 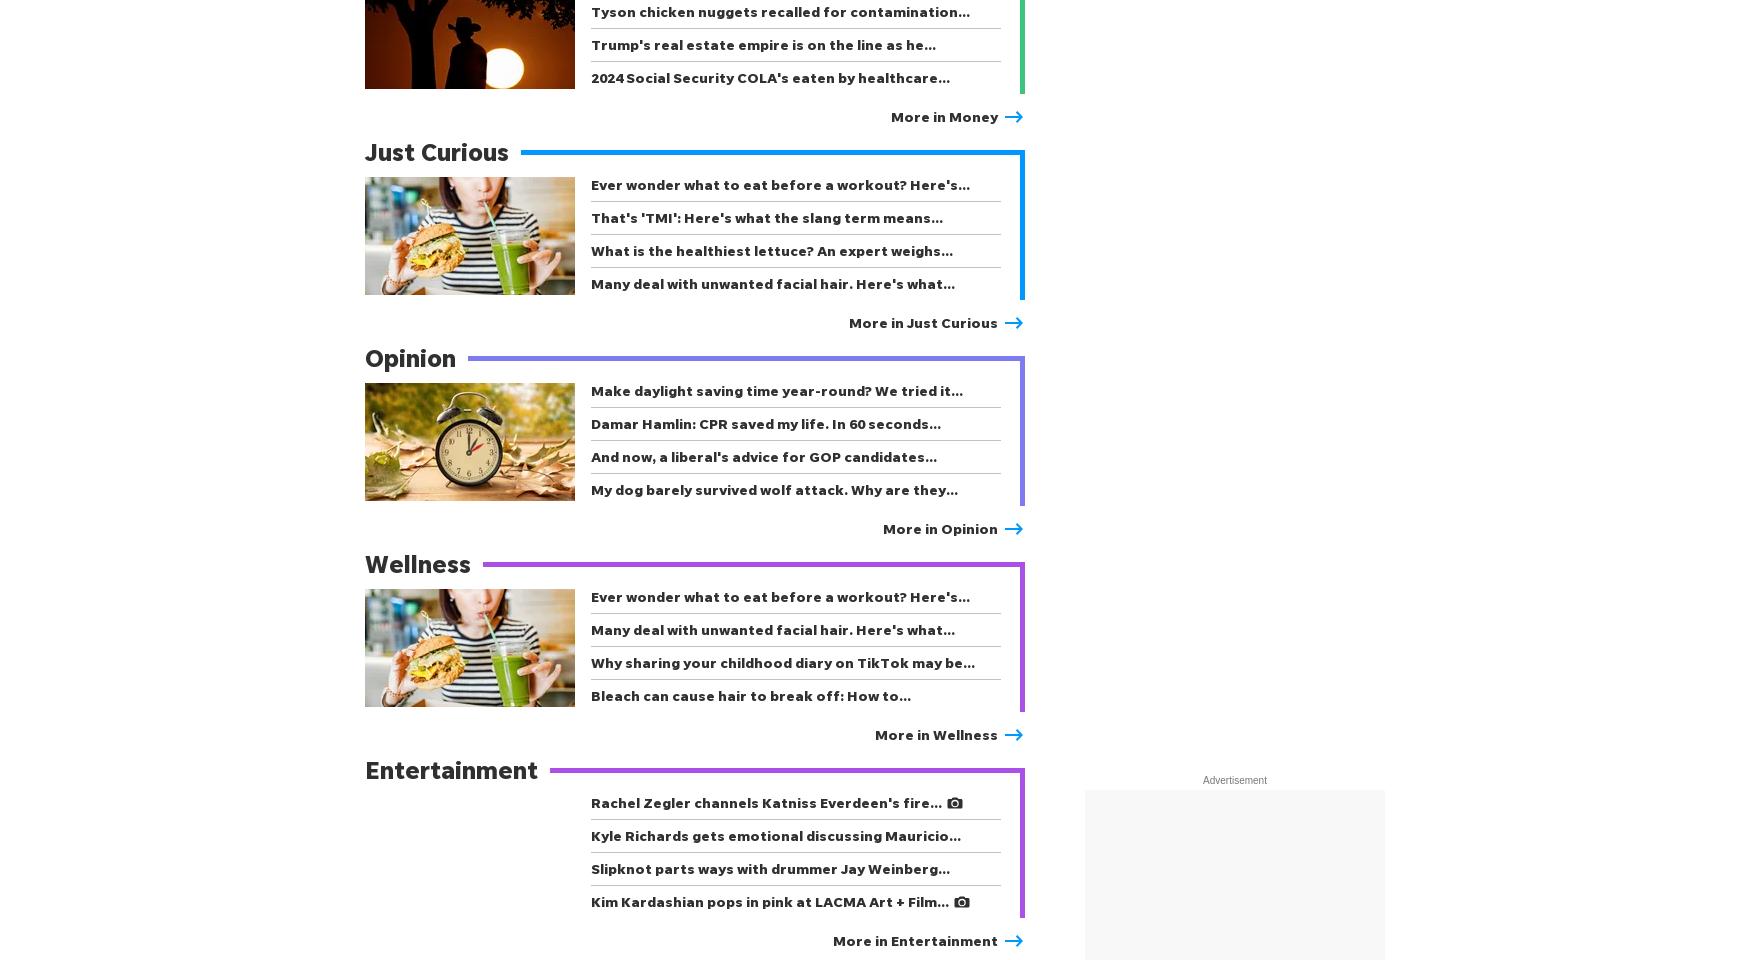 I want to click on 'More in Money', so click(x=944, y=116).